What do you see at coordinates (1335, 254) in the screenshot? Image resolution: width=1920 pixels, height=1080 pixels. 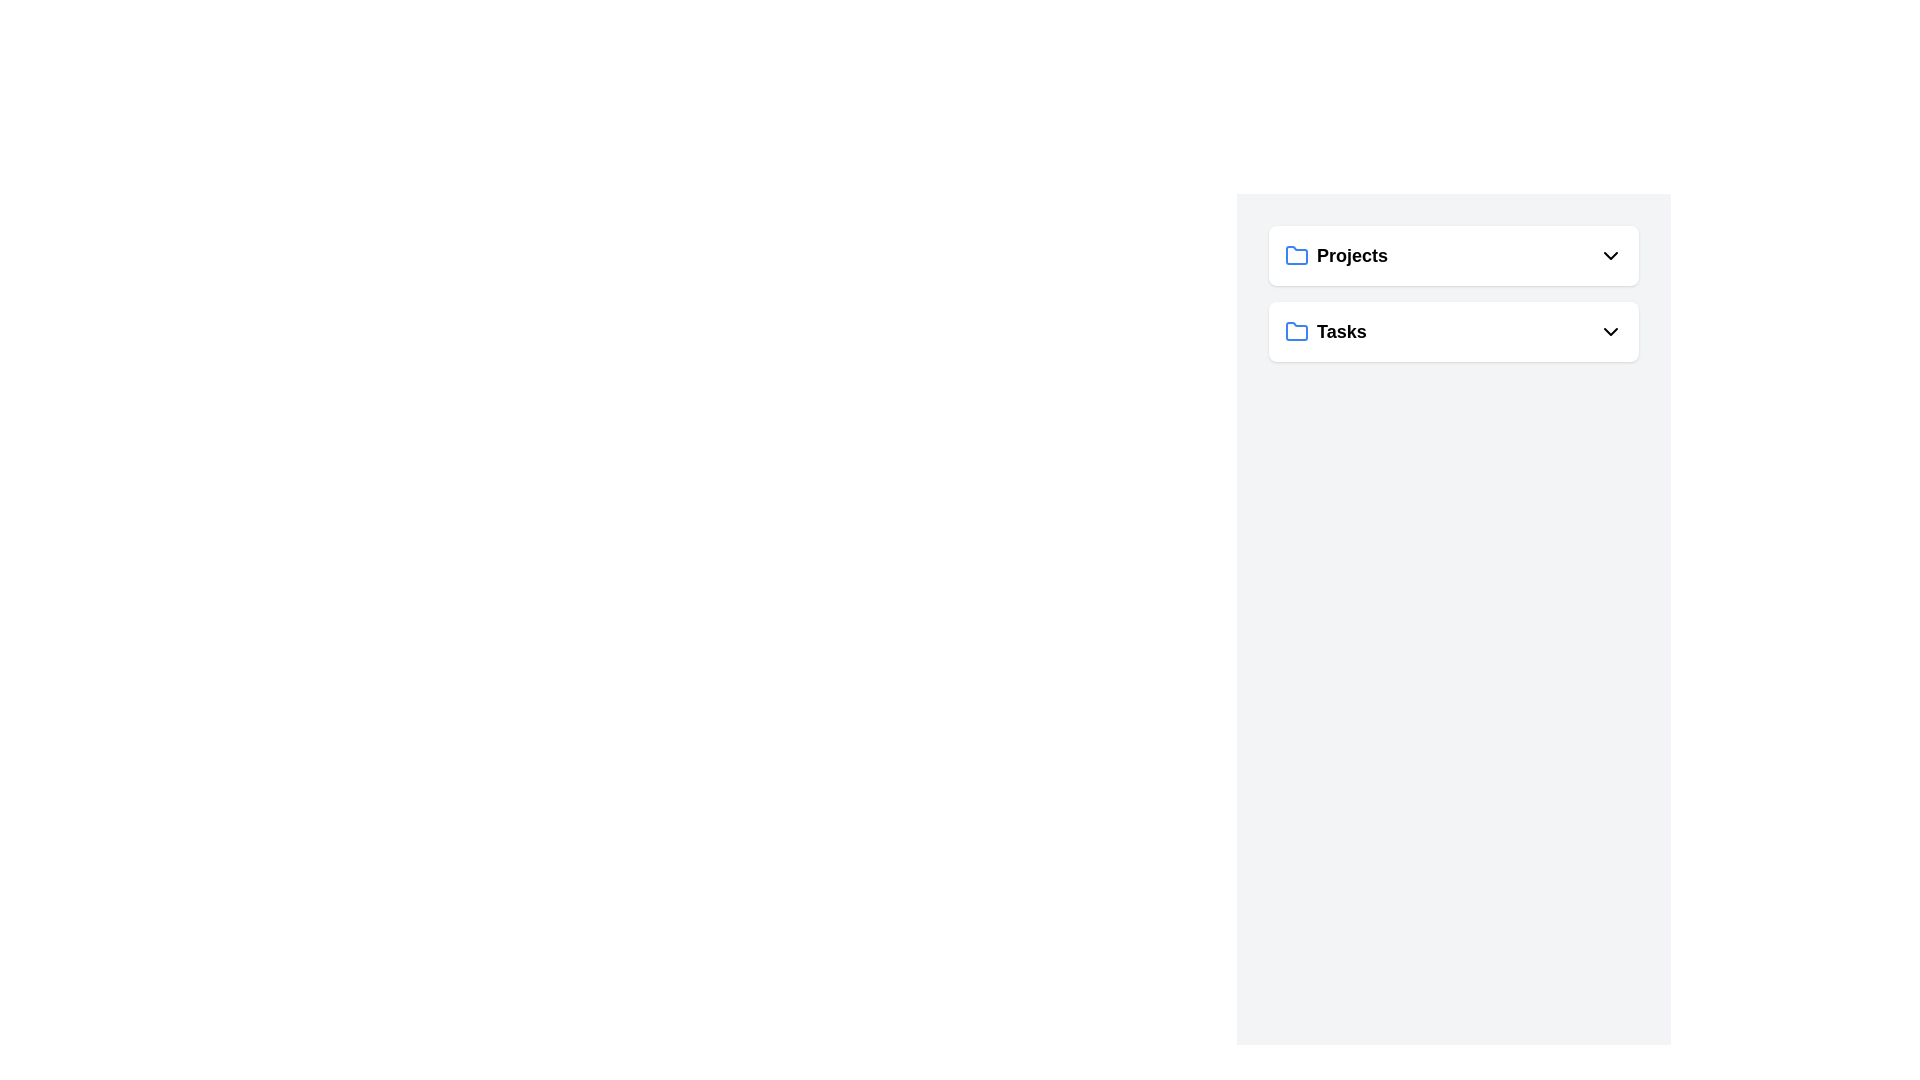 I see `on the 'Projects' menu option, which features a blue folder icon and bold text, located at the top of the visible interface` at bounding box center [1335, 254].